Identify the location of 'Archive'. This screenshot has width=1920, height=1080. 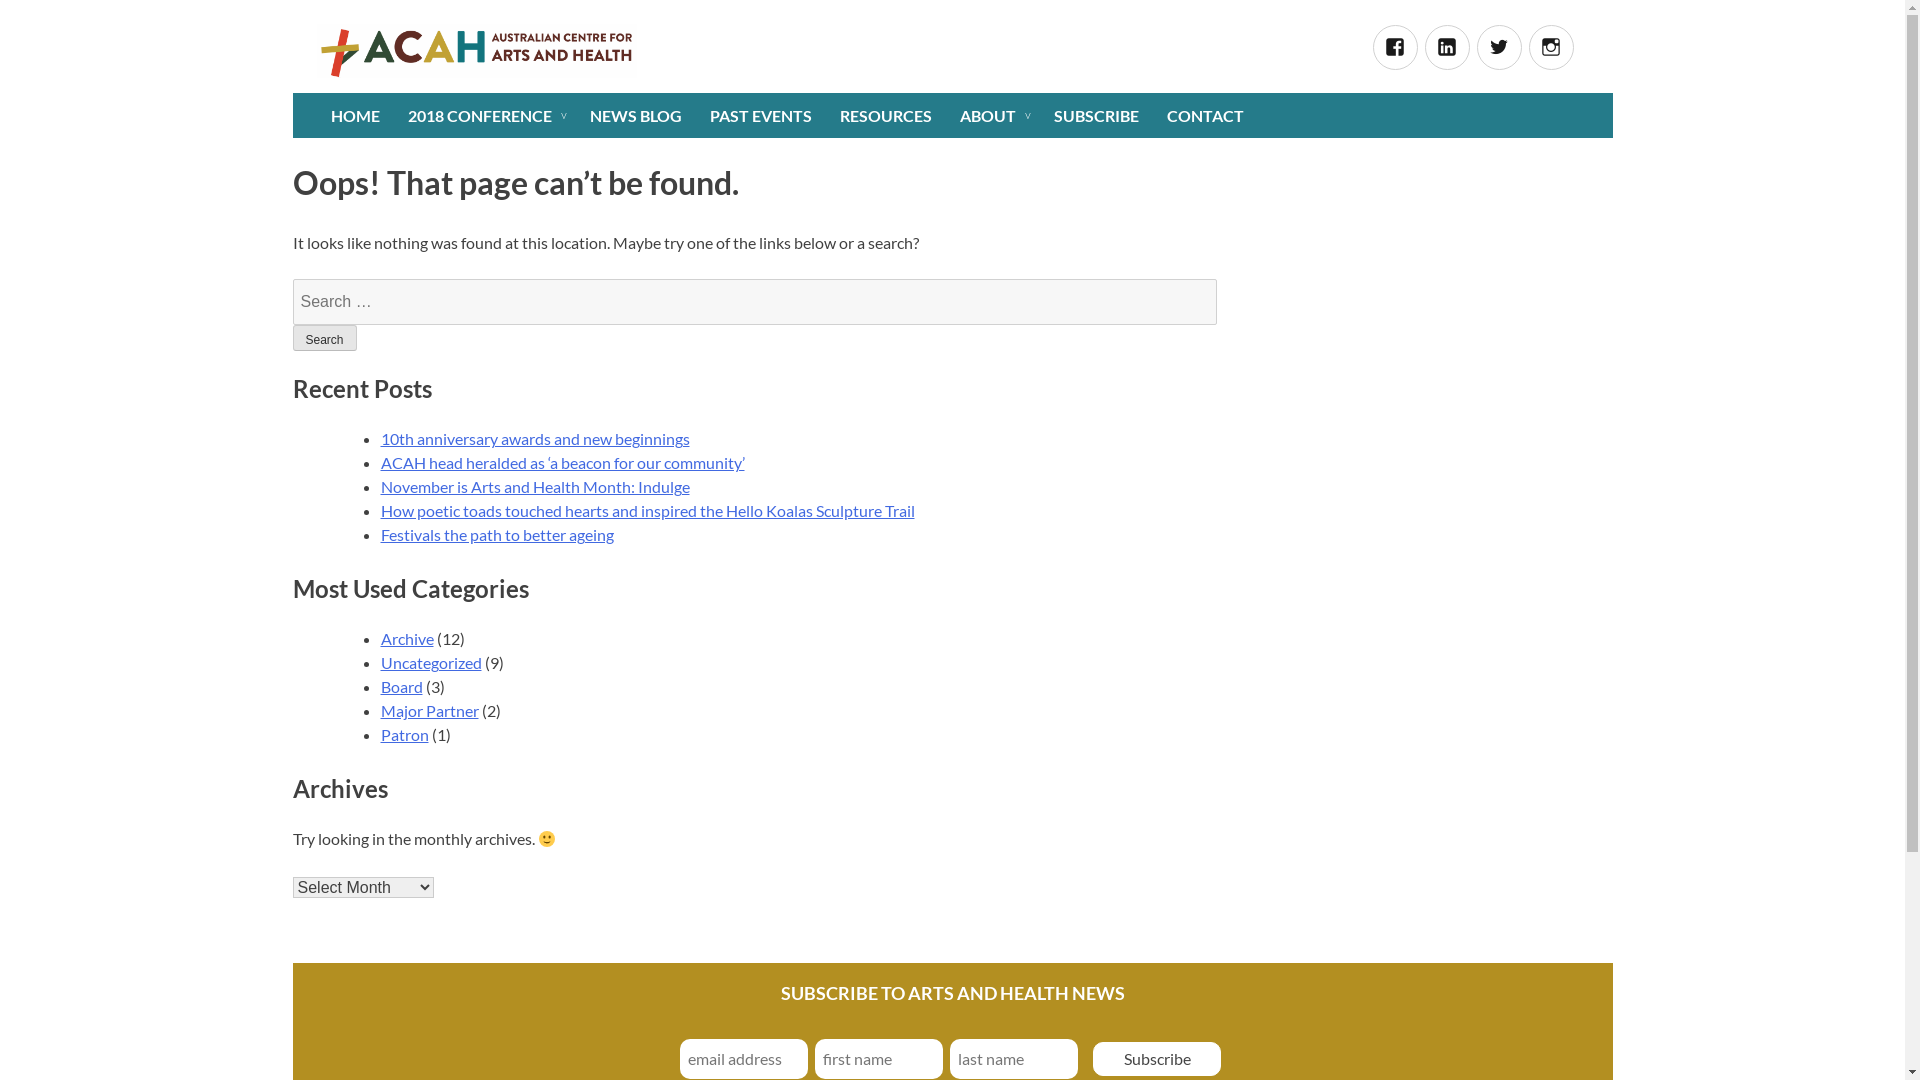
(405, 638).